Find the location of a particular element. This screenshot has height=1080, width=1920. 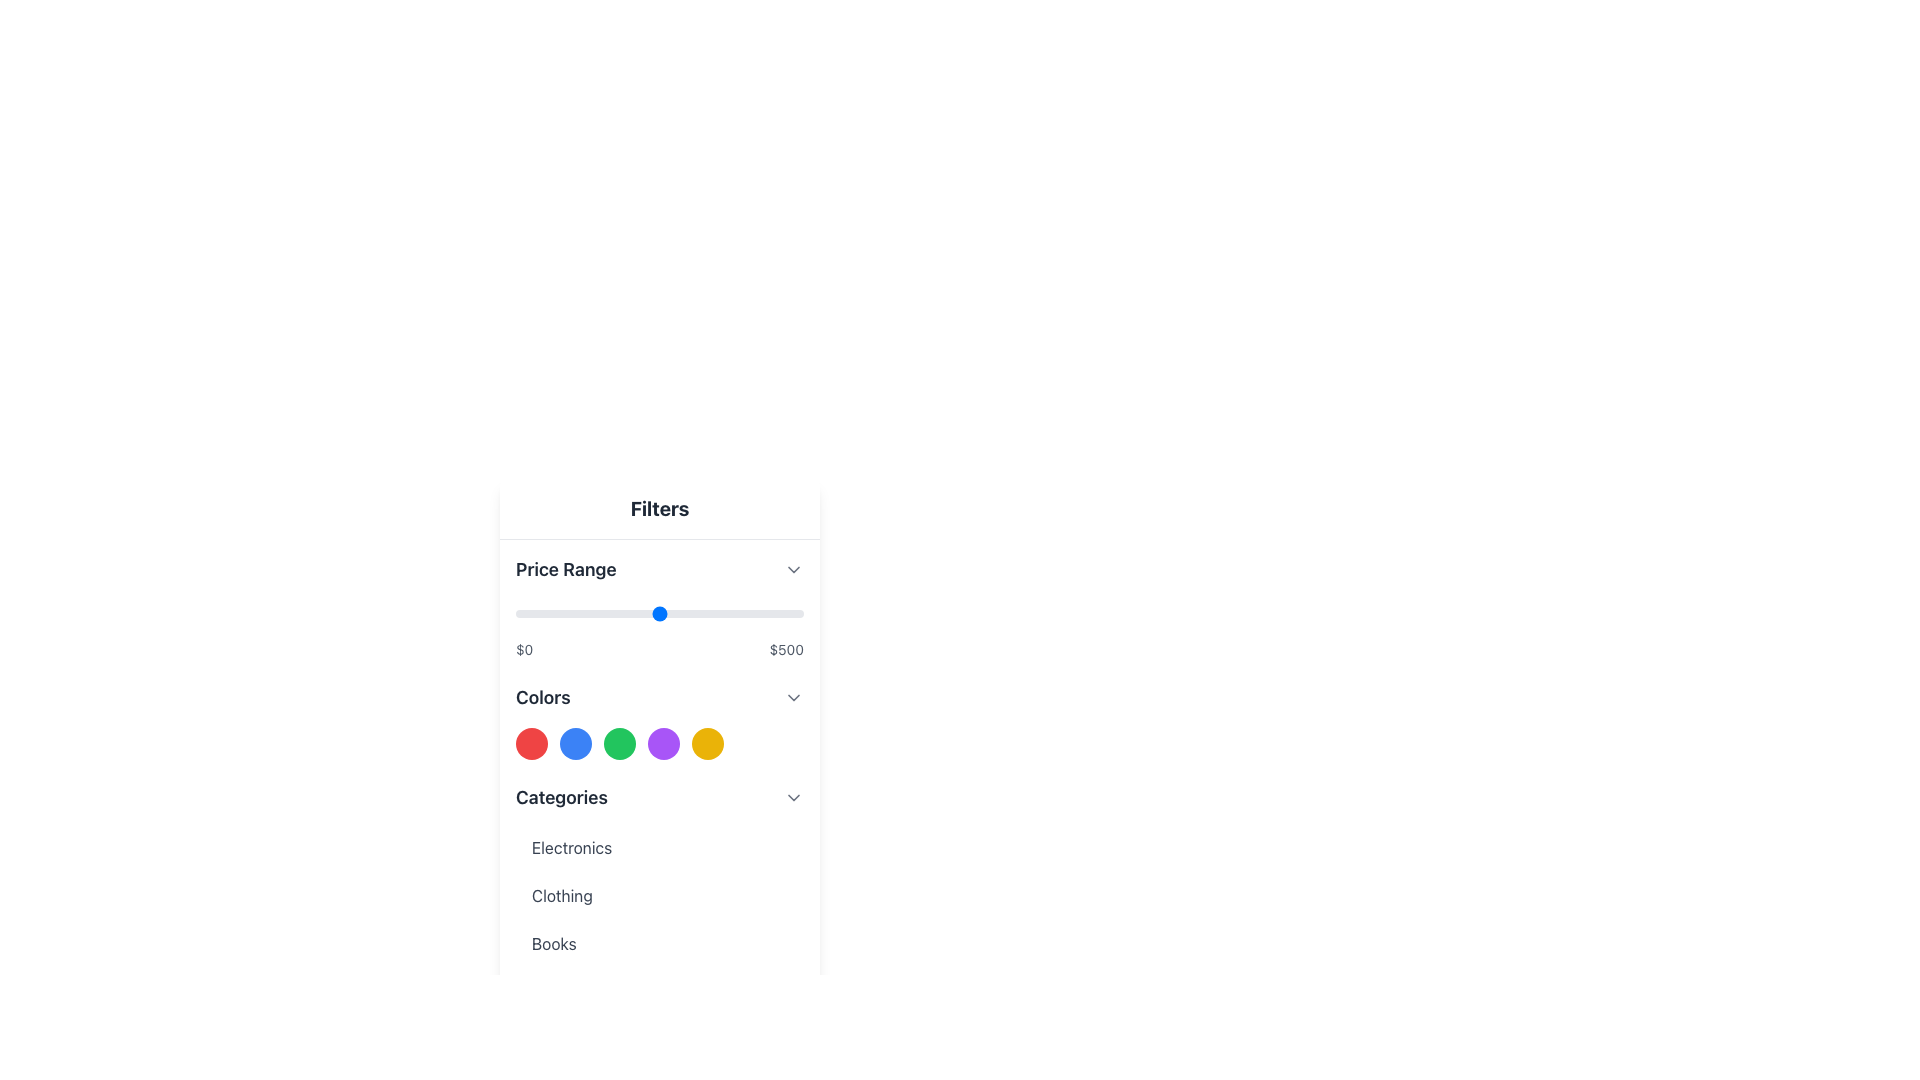

the dropdown icon for the 'Colors' section to activate the associated options is located at coordinates (792, 697).